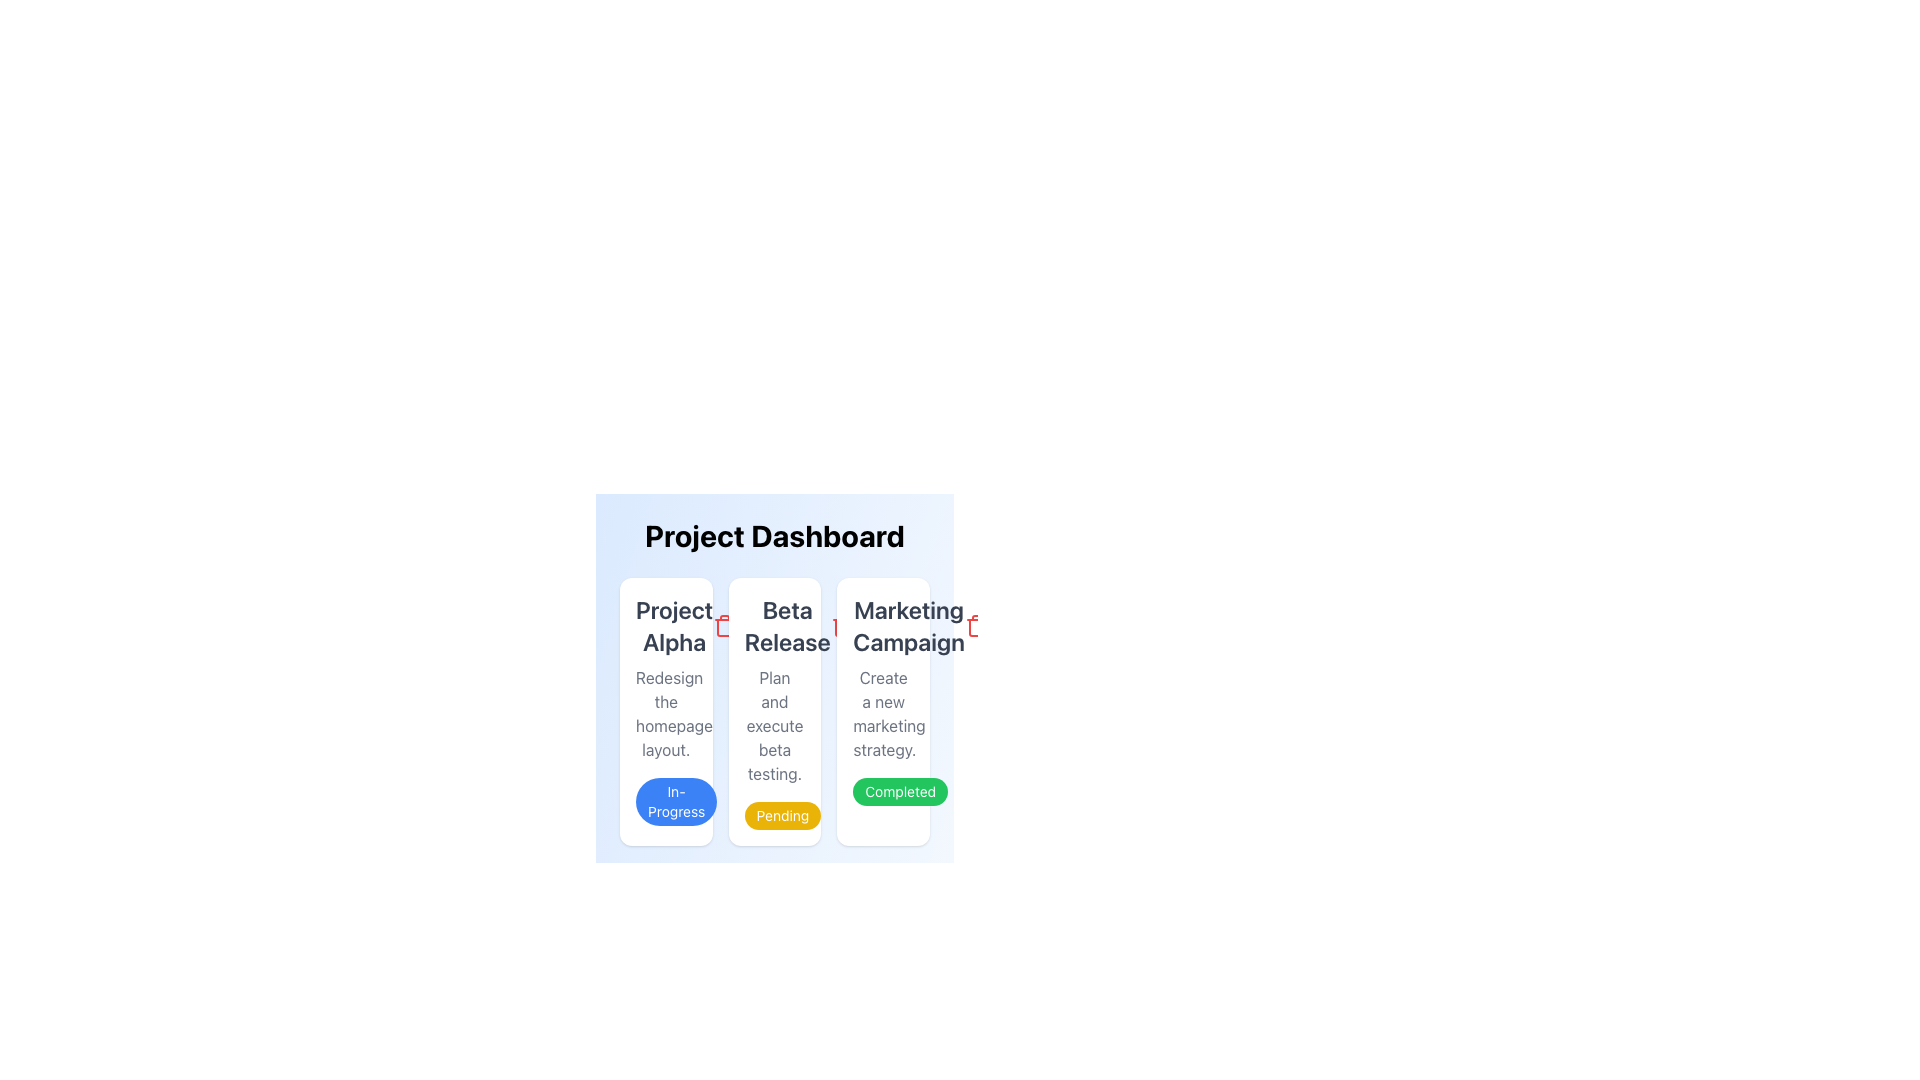  What do you see at coordinates (899, 790) in the screenshot?
I see `the status indicator label for the marketing campaign located at the bottom of the 'Marketing Campaign' card, positioned between the 'Beta Release' card and the 'Marketing Campaign' card` at bounding box center [899, 790].